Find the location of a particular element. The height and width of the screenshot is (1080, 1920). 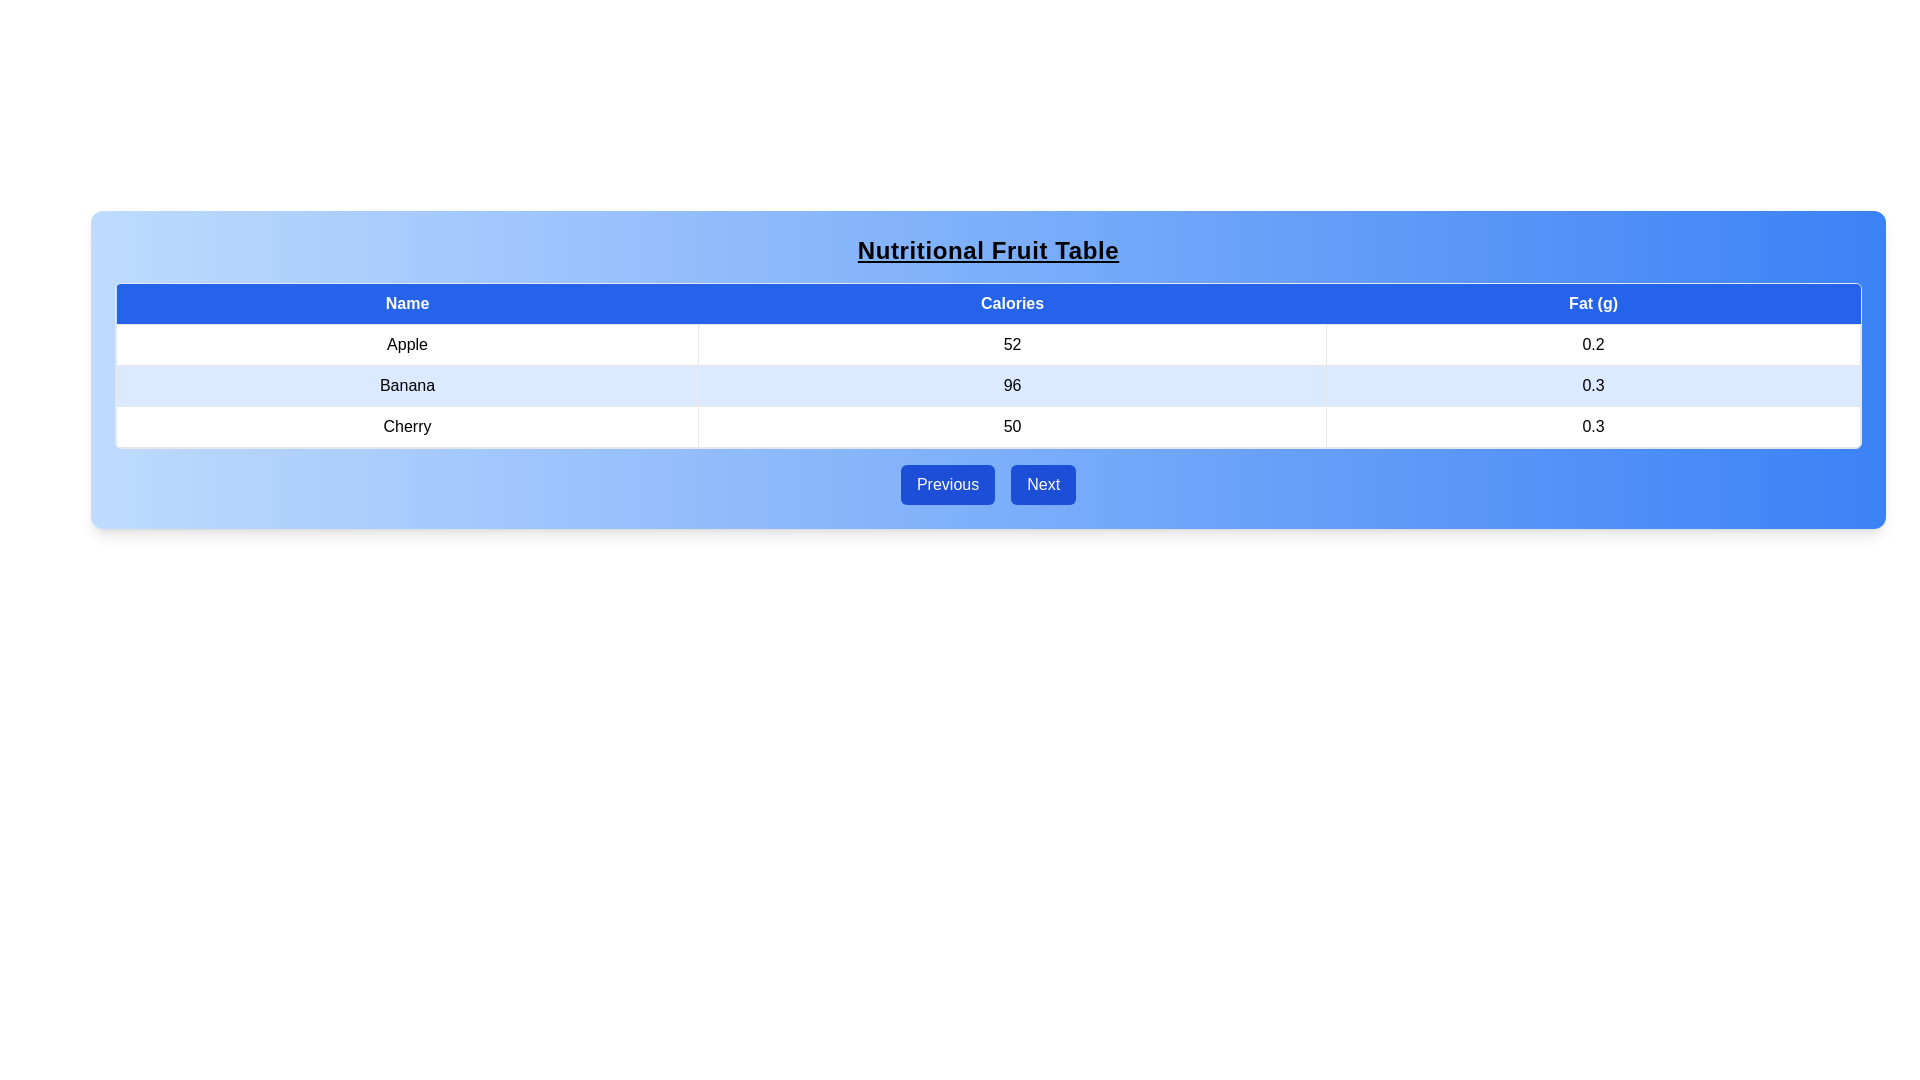

text from the Table Header Cell, which is the leftmost header of the table that labels the names of the items listed beneath it is located at coordinates (406, 304).